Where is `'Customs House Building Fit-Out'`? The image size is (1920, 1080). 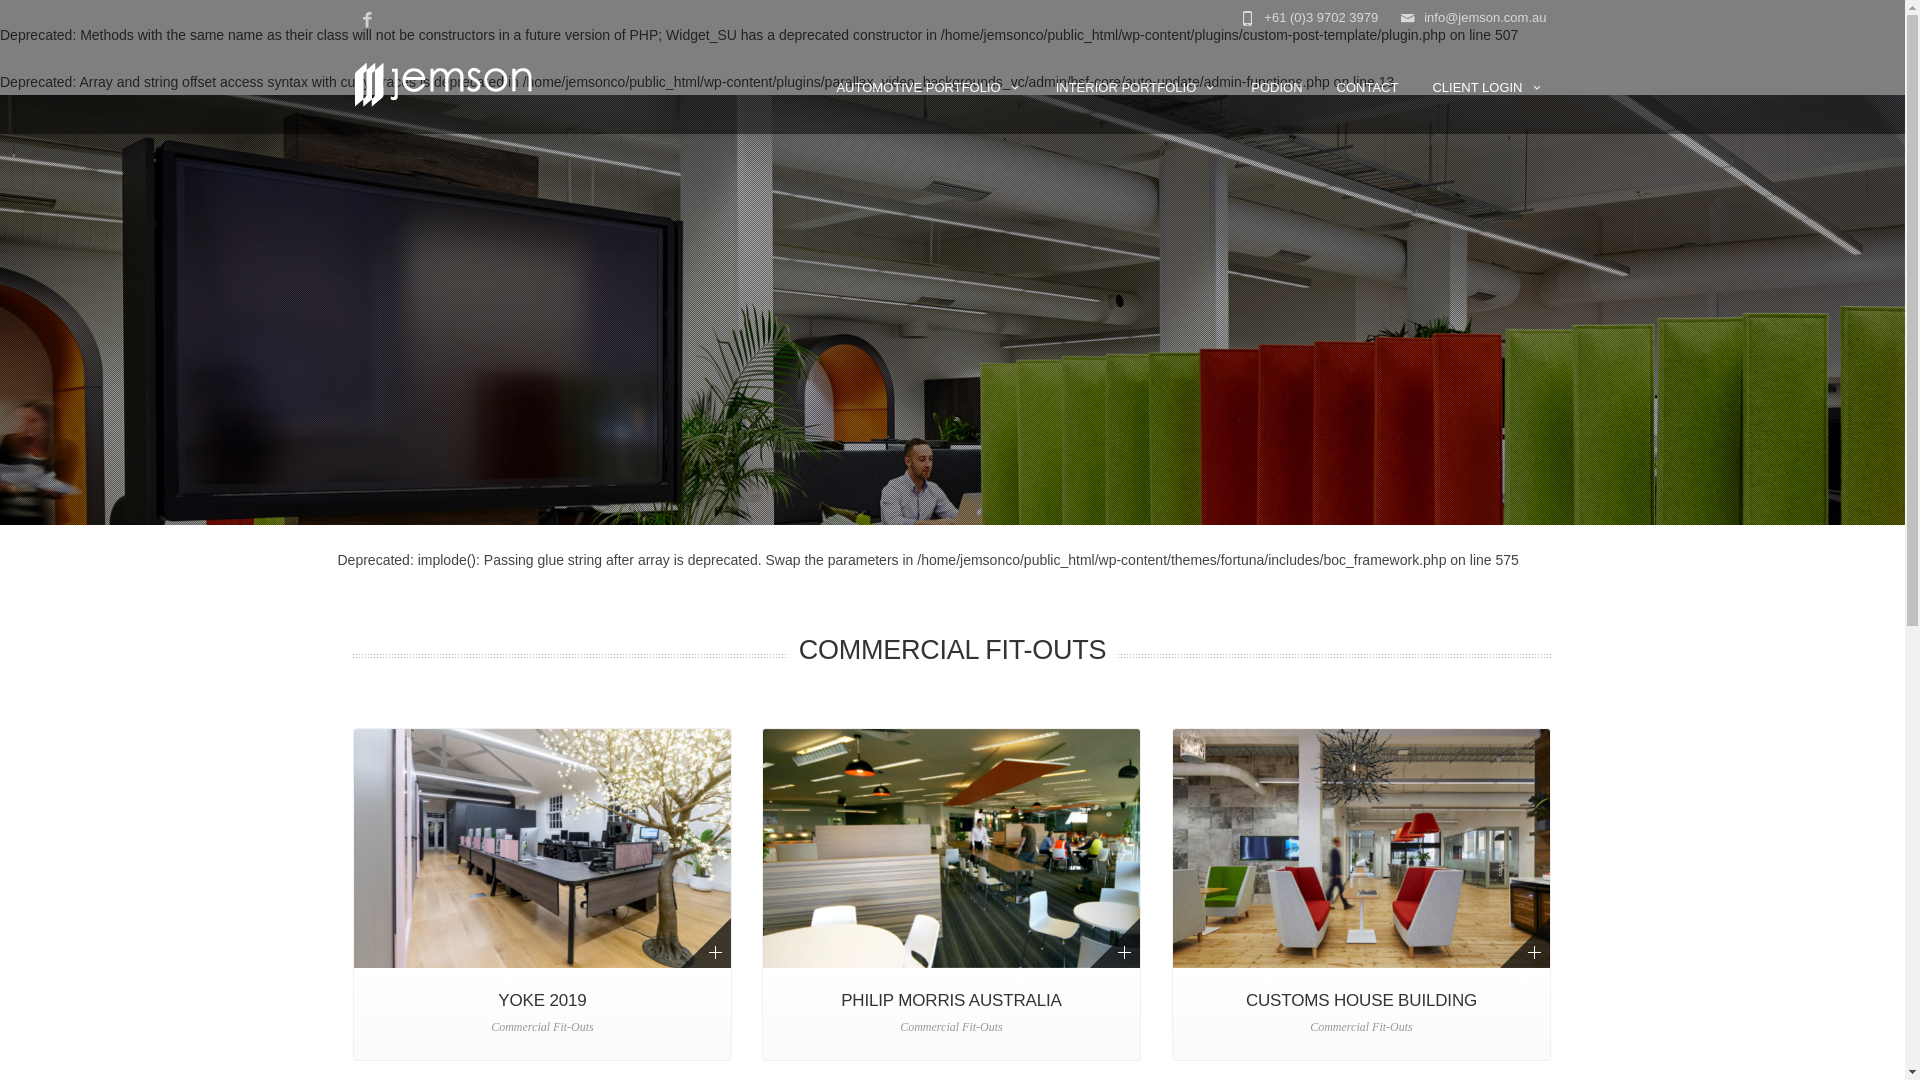
'Customs House Building Fit-Out' is located at coordinates (1360, 848).